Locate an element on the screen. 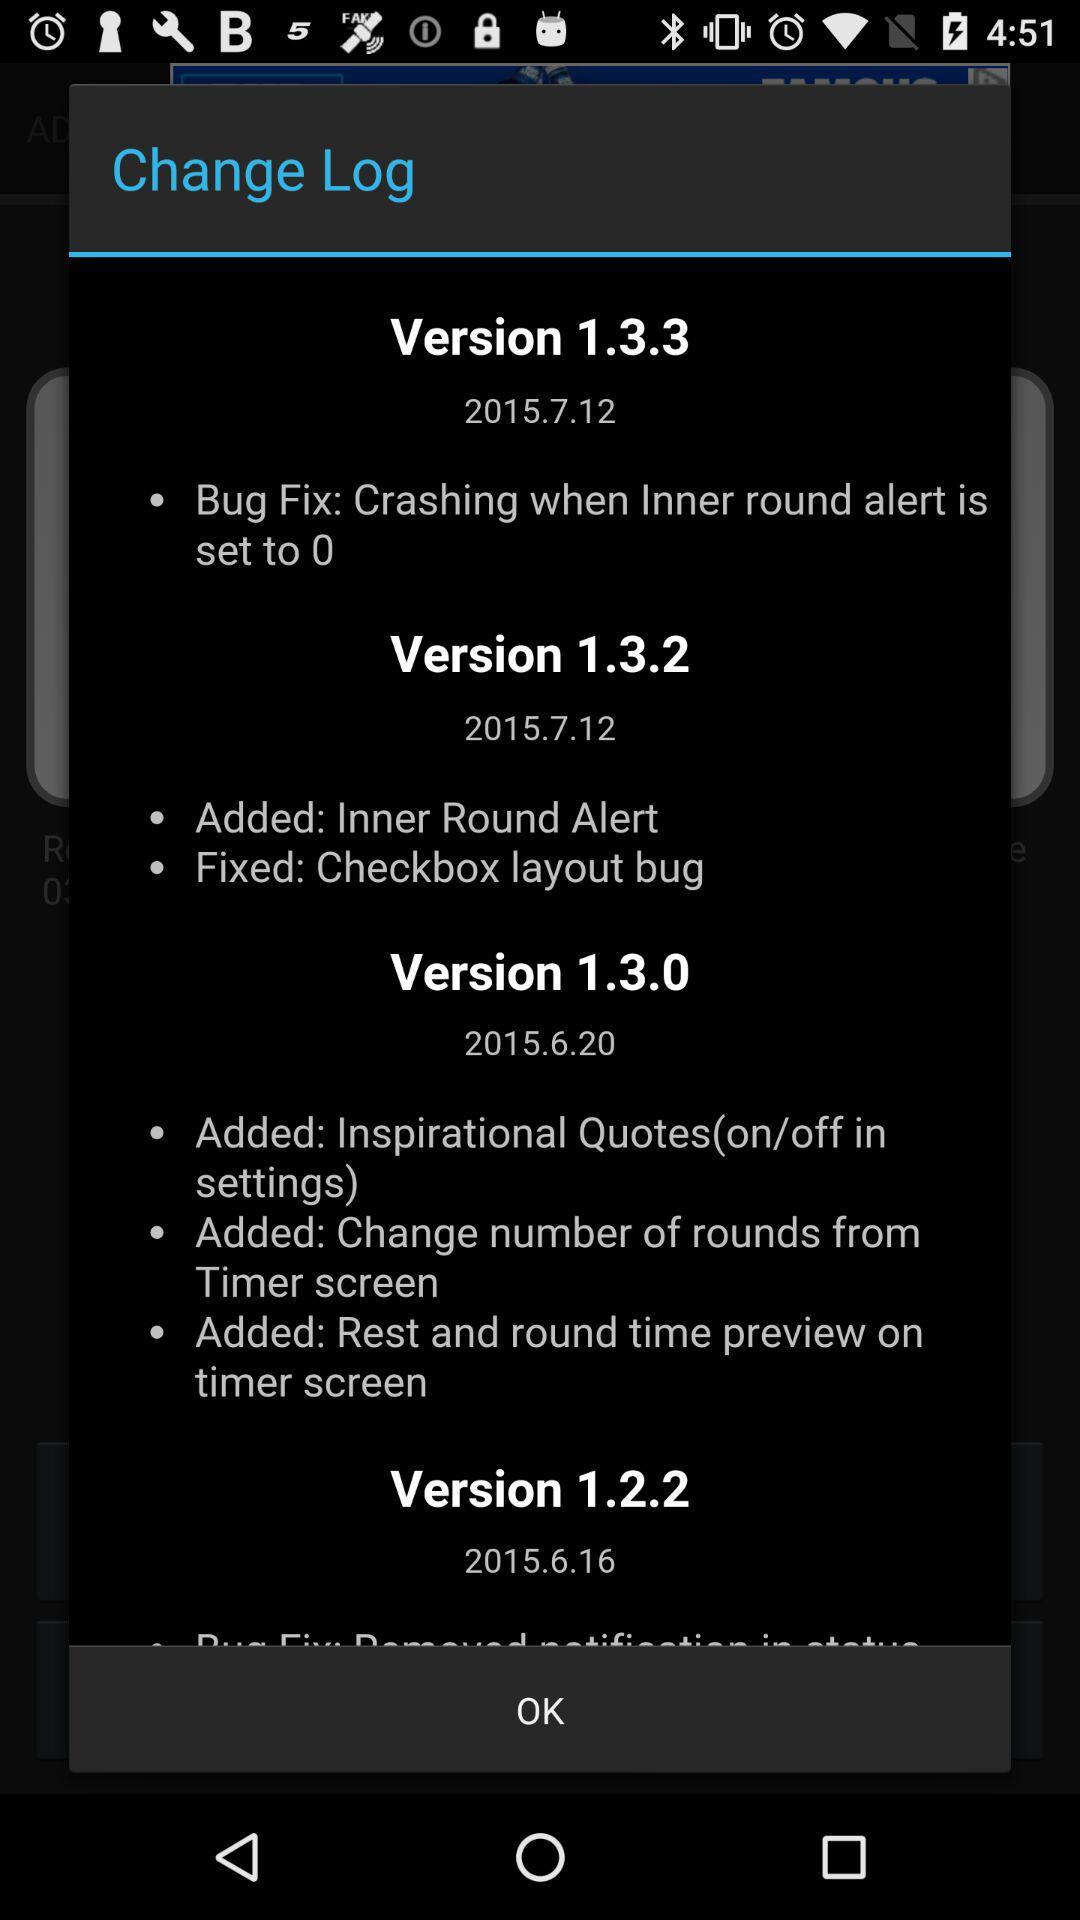 Image resolution: width=1080 pixels, height=1920 pixels. advertisement page is located at coordinates (540, 950).